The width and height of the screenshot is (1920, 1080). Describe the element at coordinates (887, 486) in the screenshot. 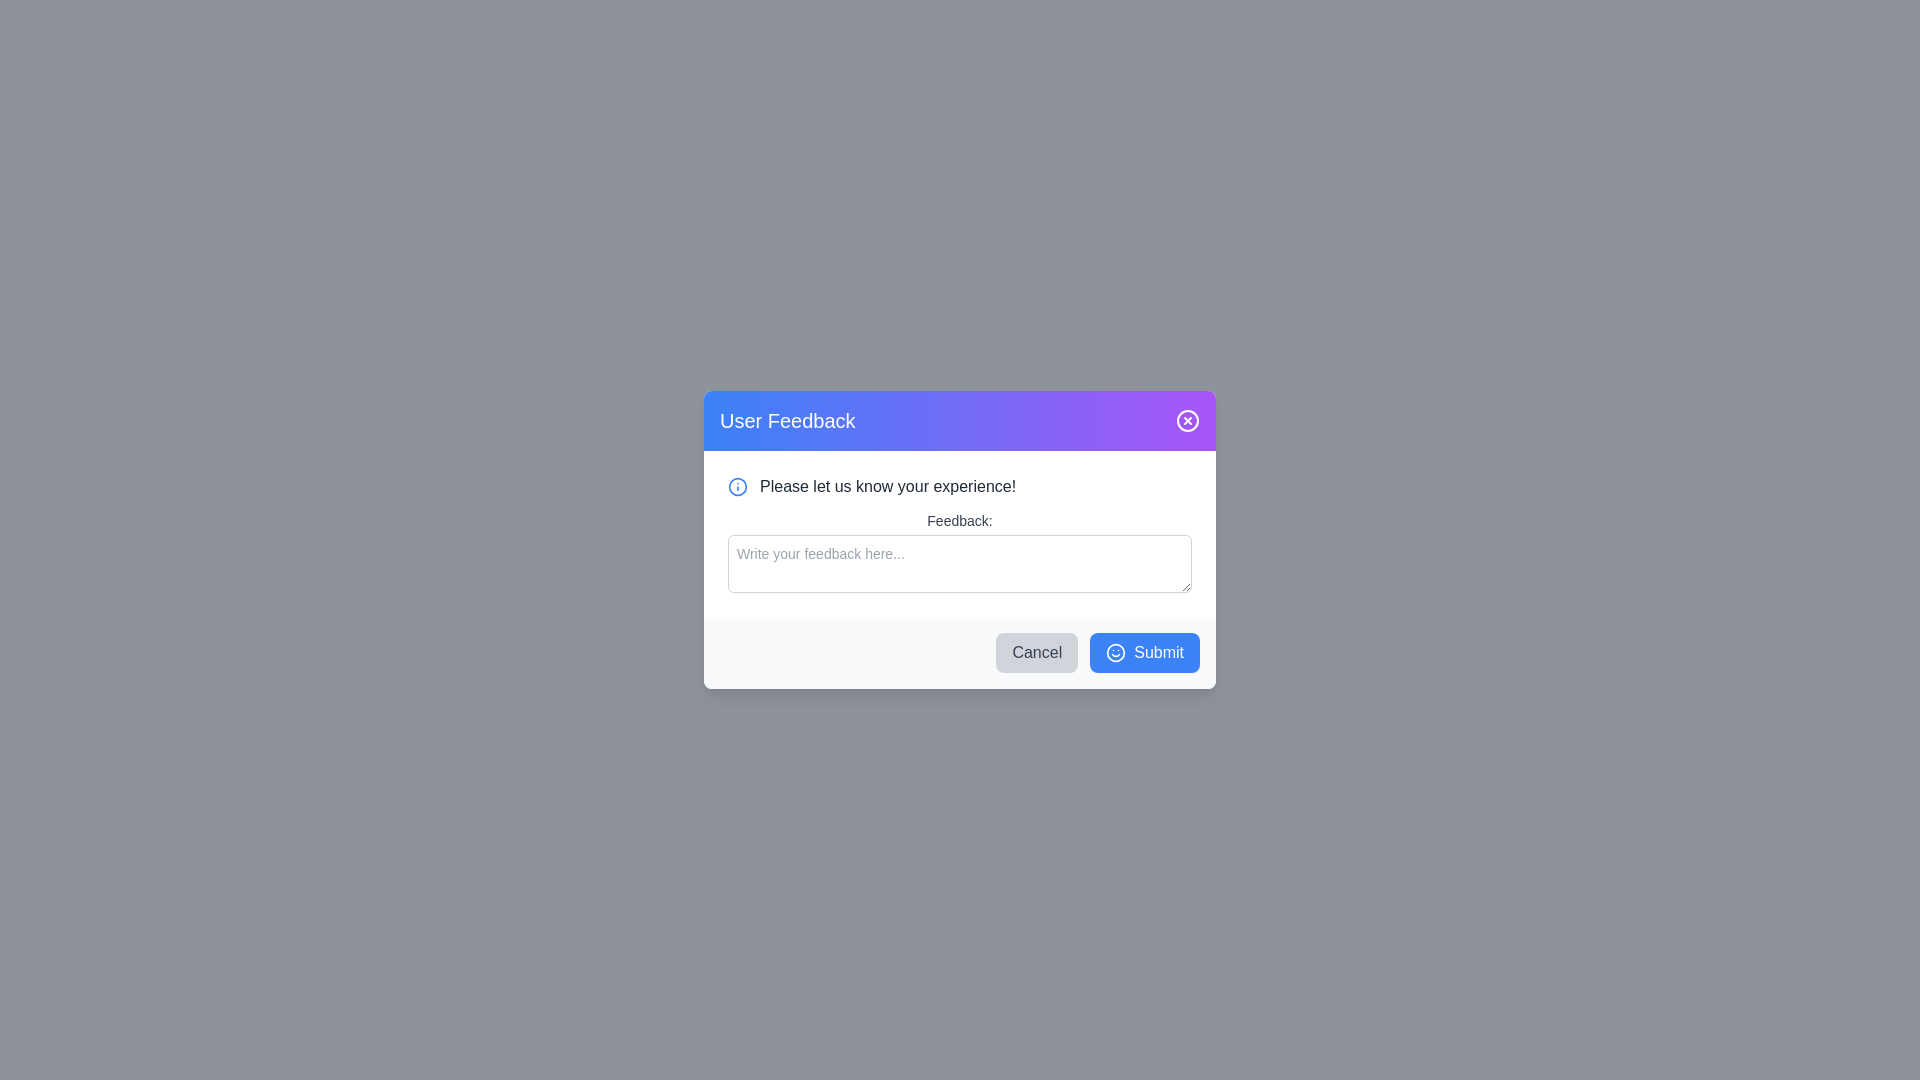

I see `the informative text label located above the 'Feedback:' label in the user feedback form` at that location.